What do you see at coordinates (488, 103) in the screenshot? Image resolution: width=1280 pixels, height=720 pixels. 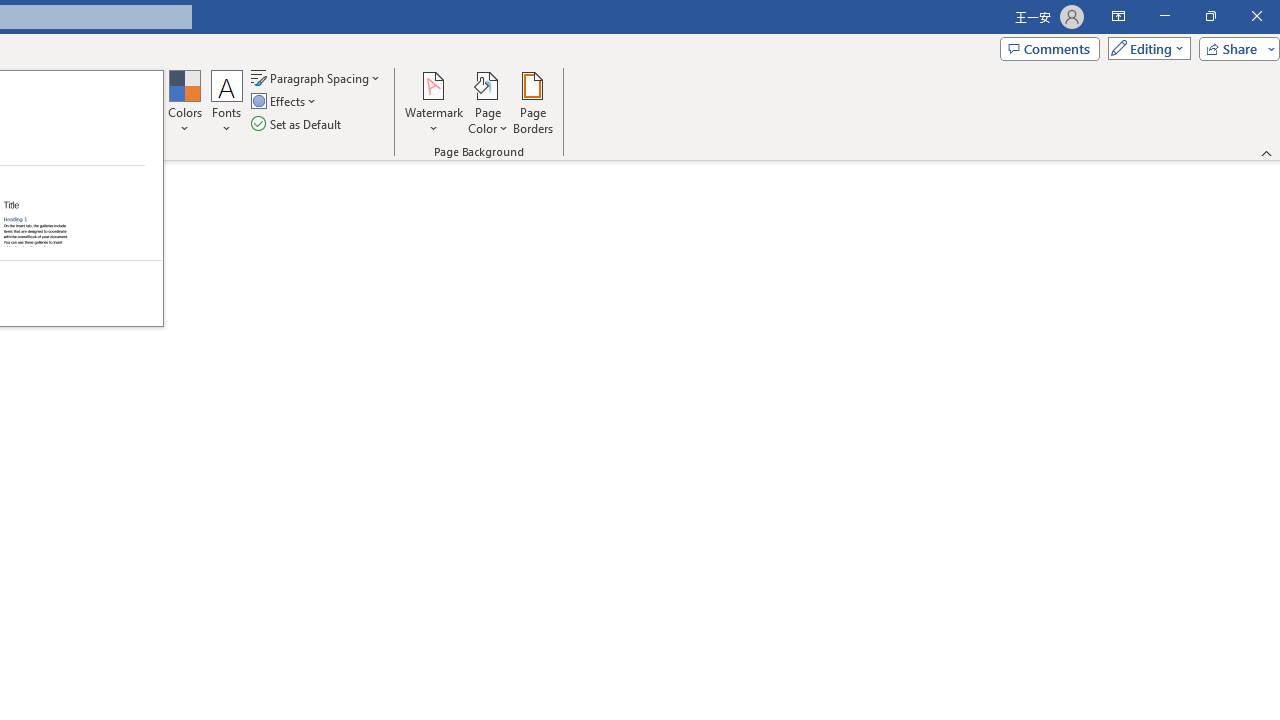 I see `'Page Color'` at bounding box center [488, 103].